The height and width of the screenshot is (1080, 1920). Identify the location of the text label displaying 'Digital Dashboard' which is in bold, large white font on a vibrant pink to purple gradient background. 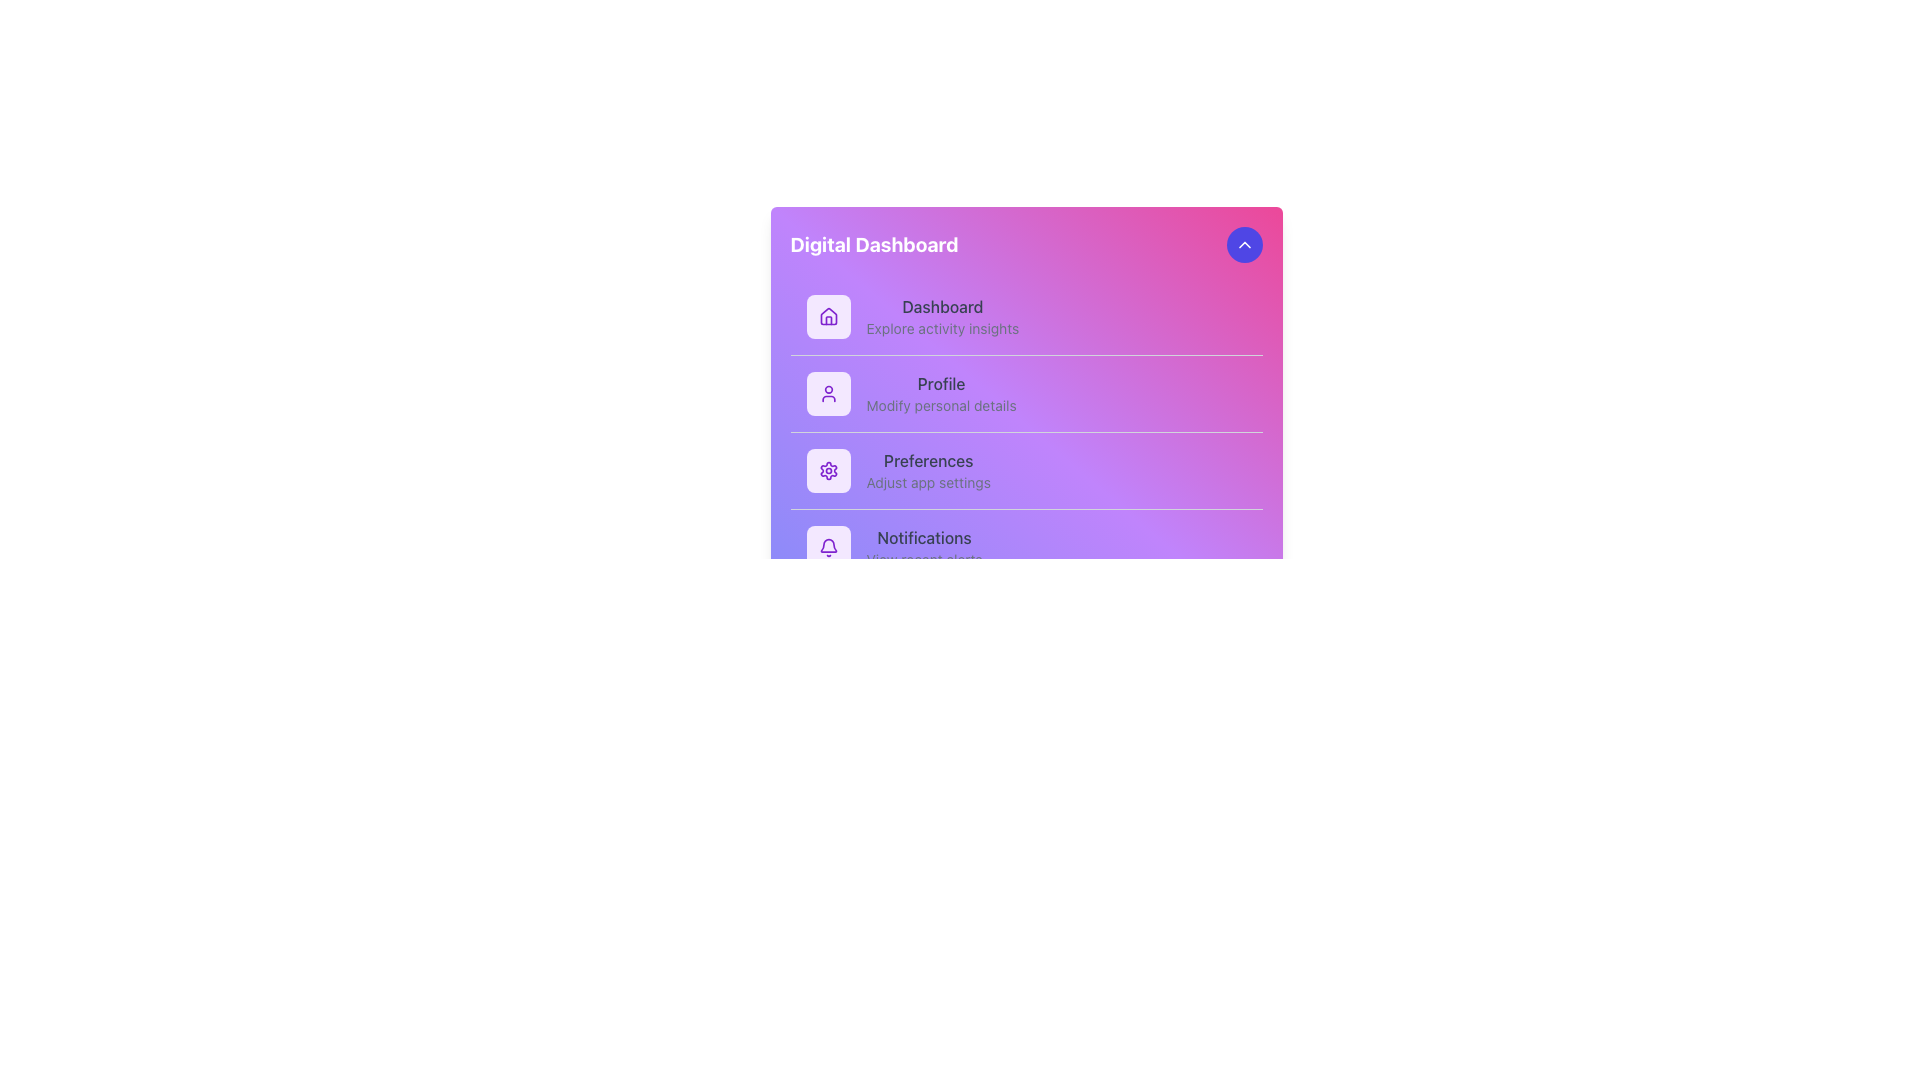
(874, 244).